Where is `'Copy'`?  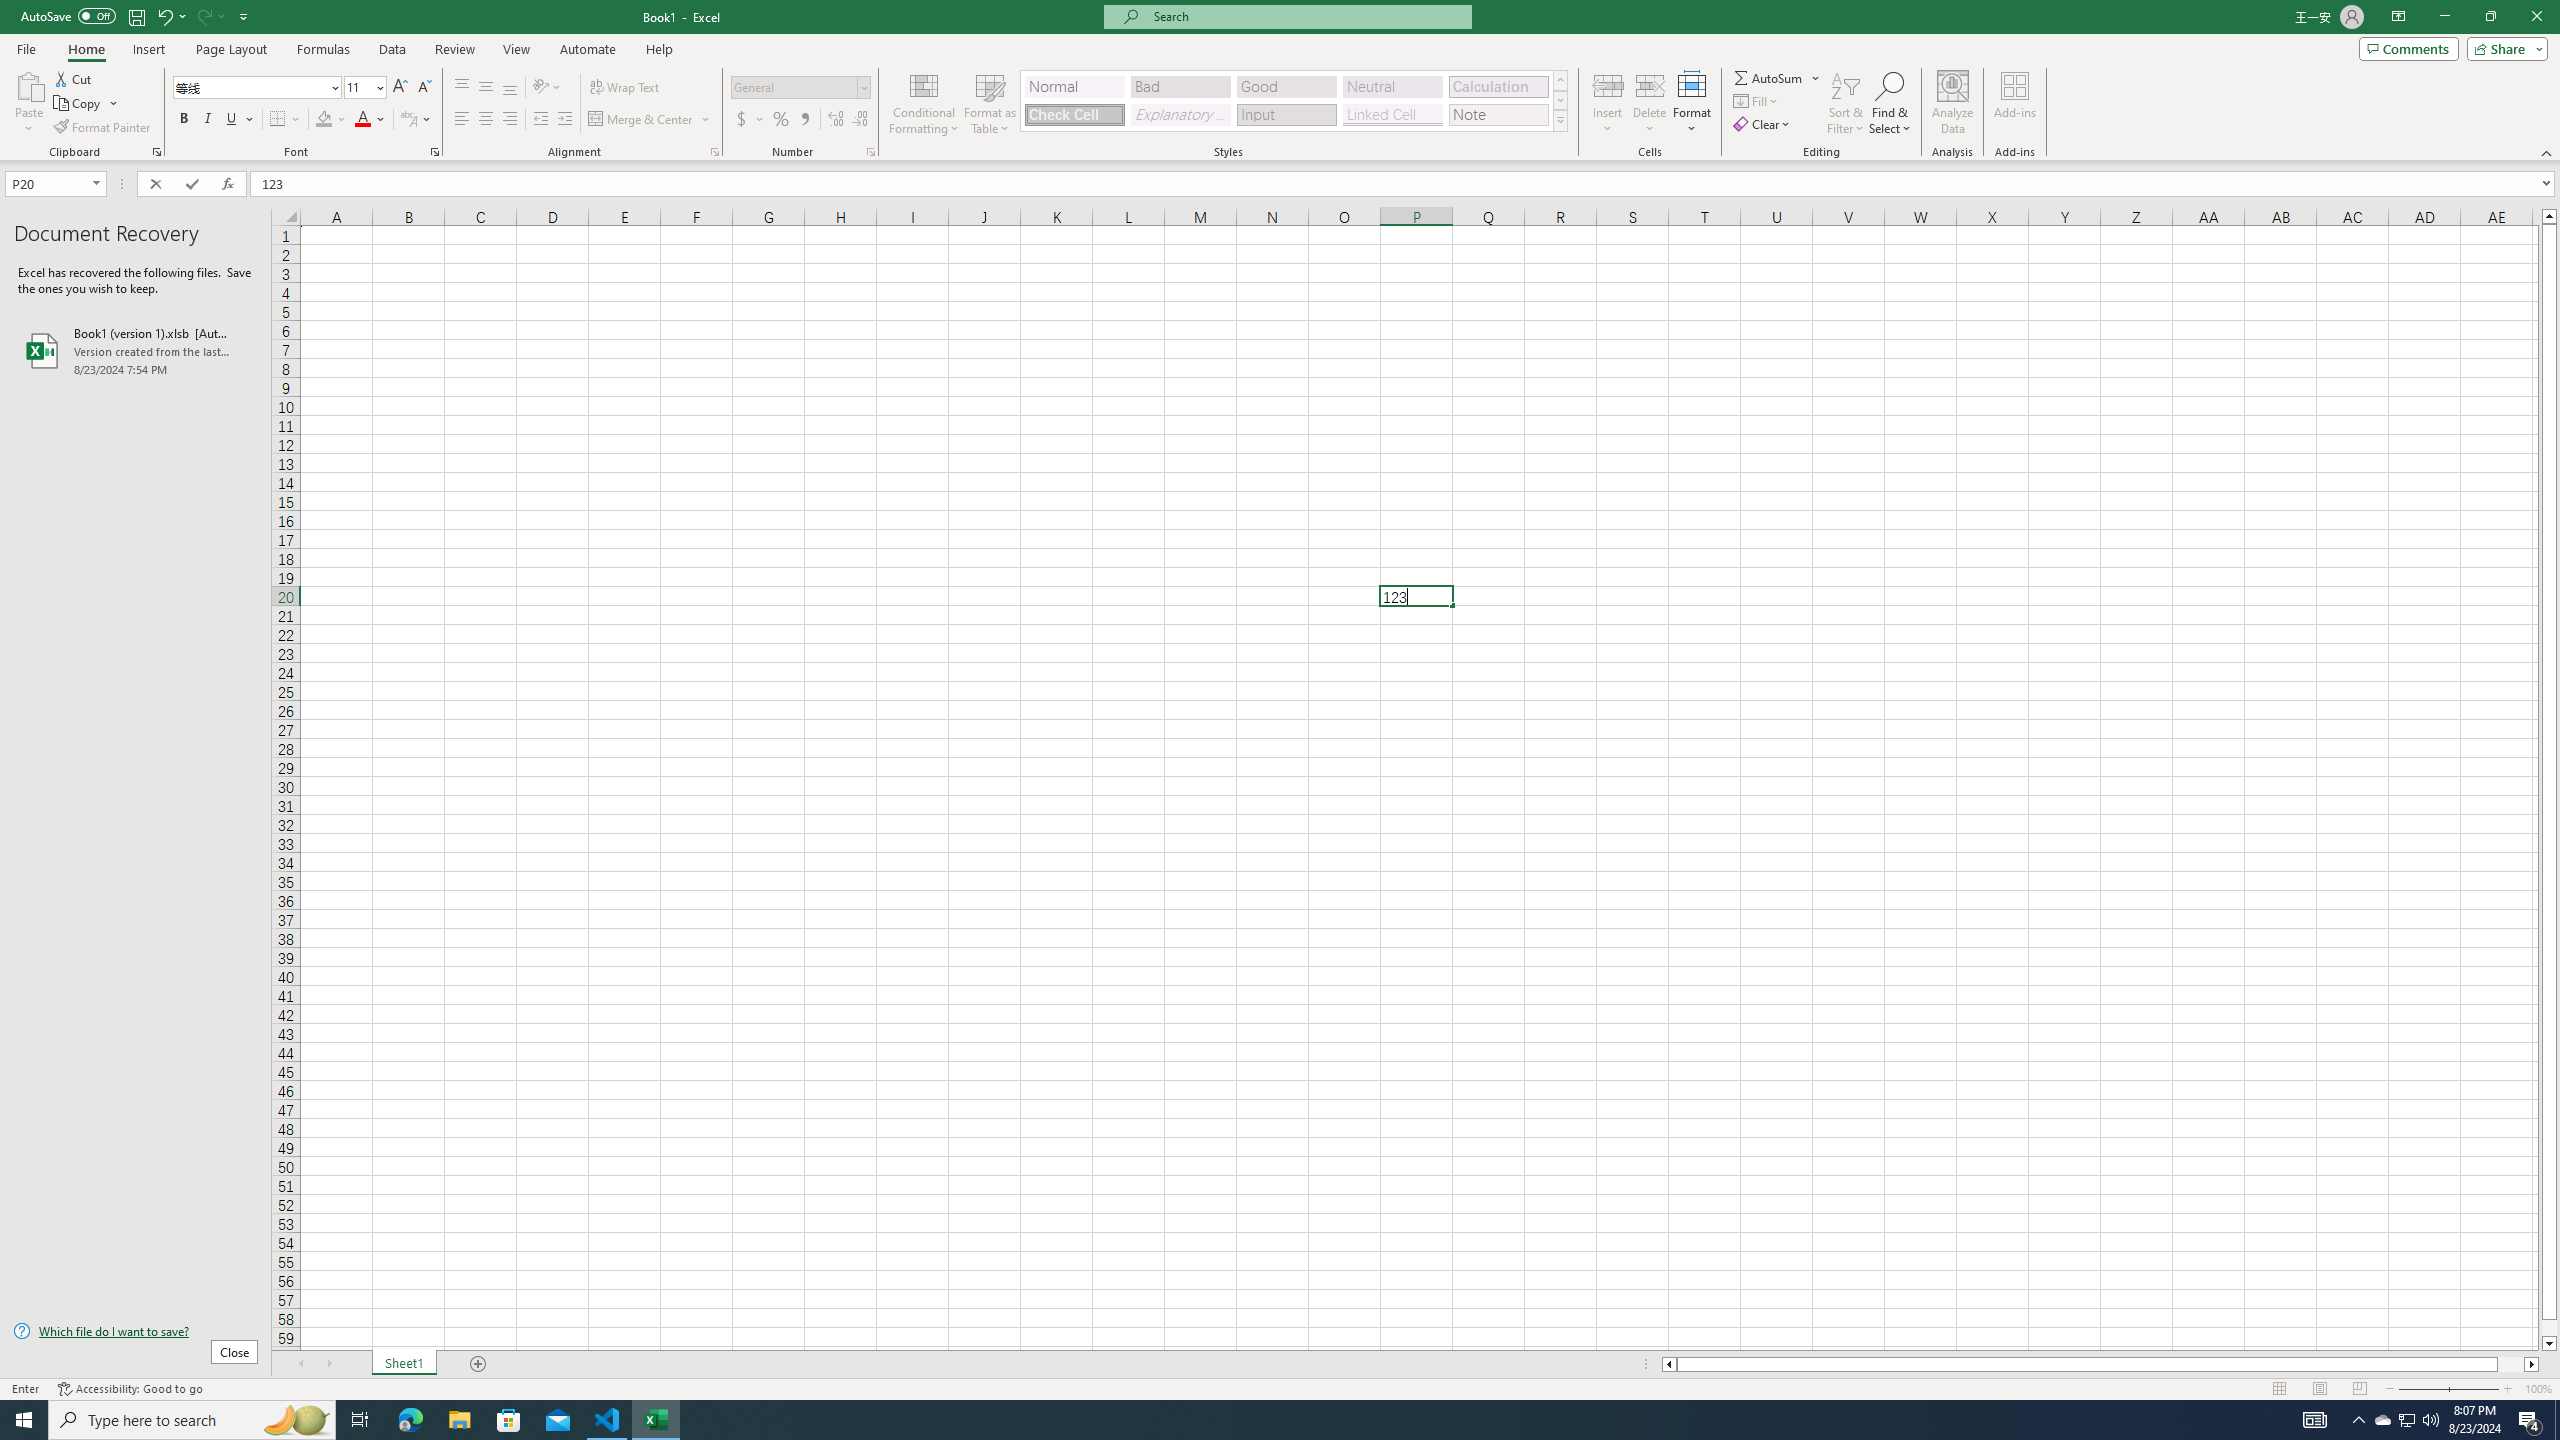 'Copy' is located at coordinates (86, 103).